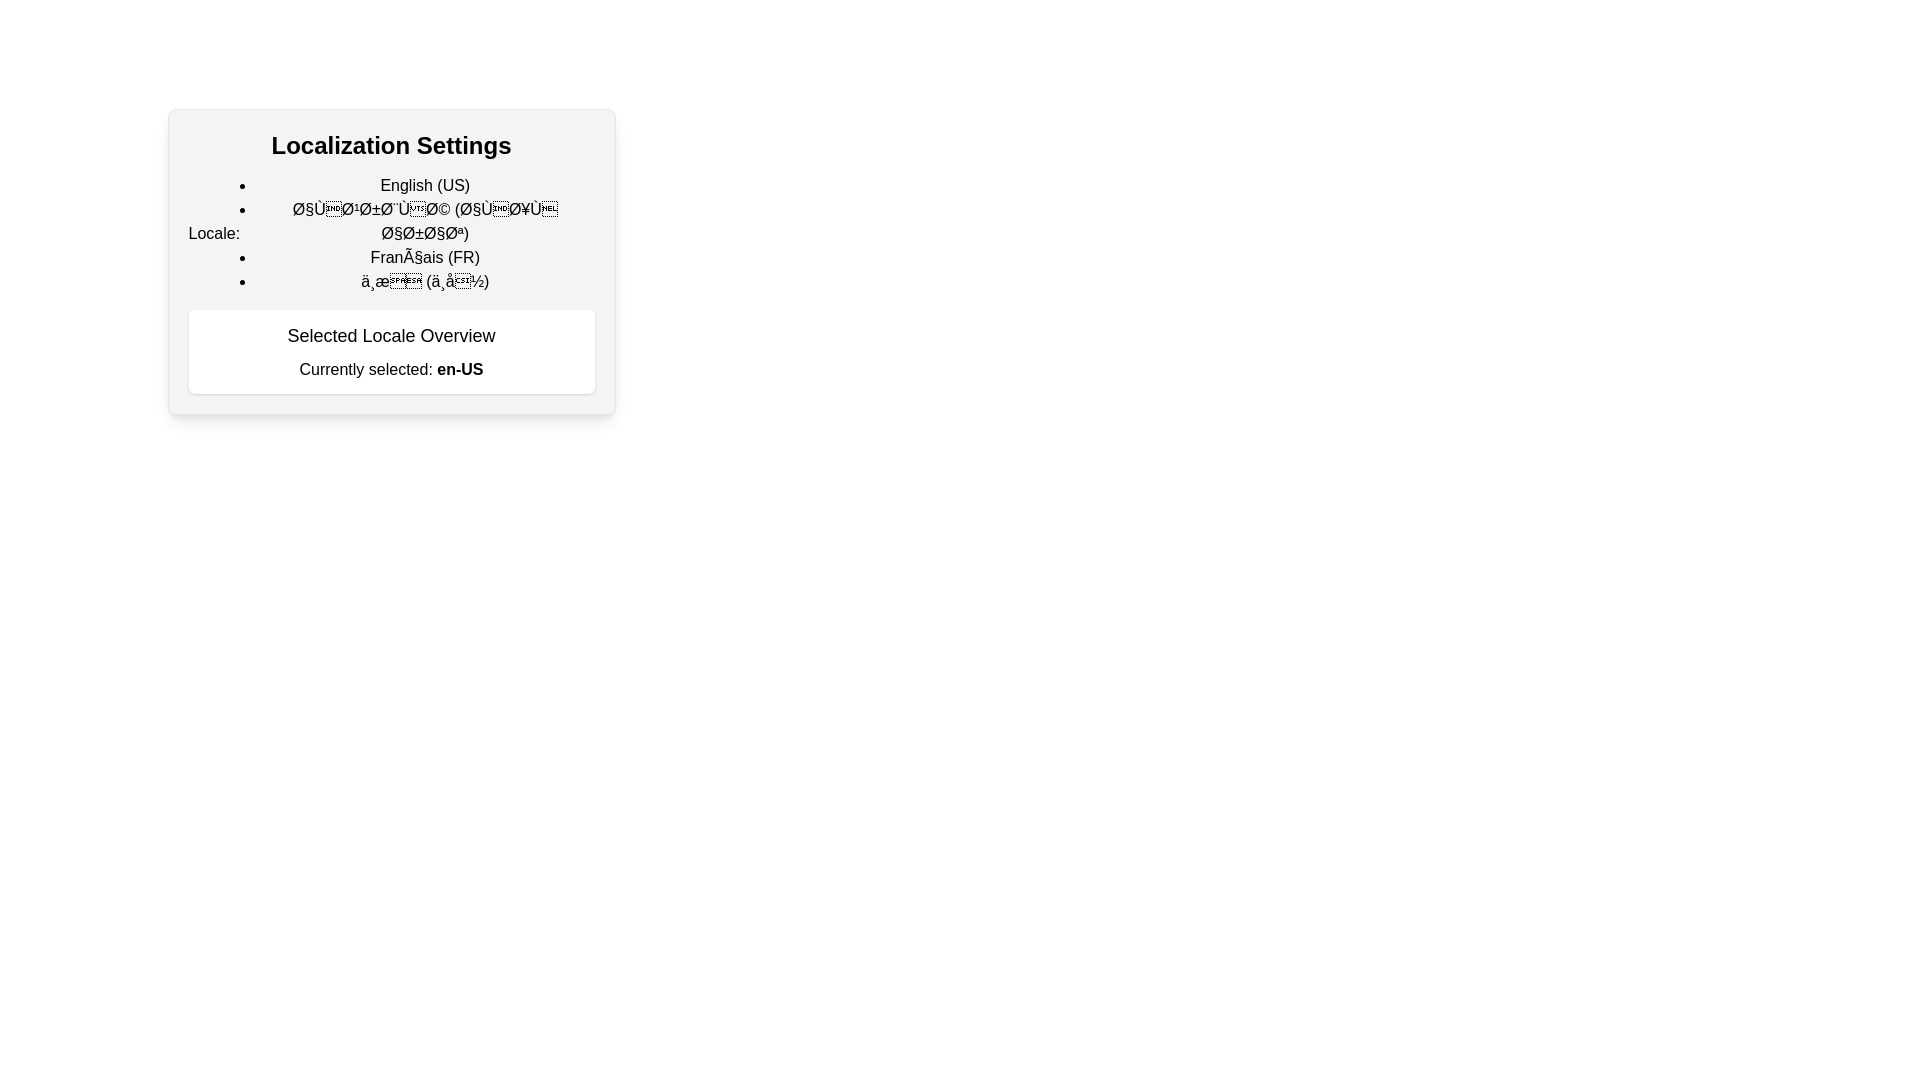 The image size is (1920, 1080). Describe the element at coordinates (424, 257) in the screenshot. I see `the 'FranÃ§ais (FR)' locale text label in the localization settings` at that location.